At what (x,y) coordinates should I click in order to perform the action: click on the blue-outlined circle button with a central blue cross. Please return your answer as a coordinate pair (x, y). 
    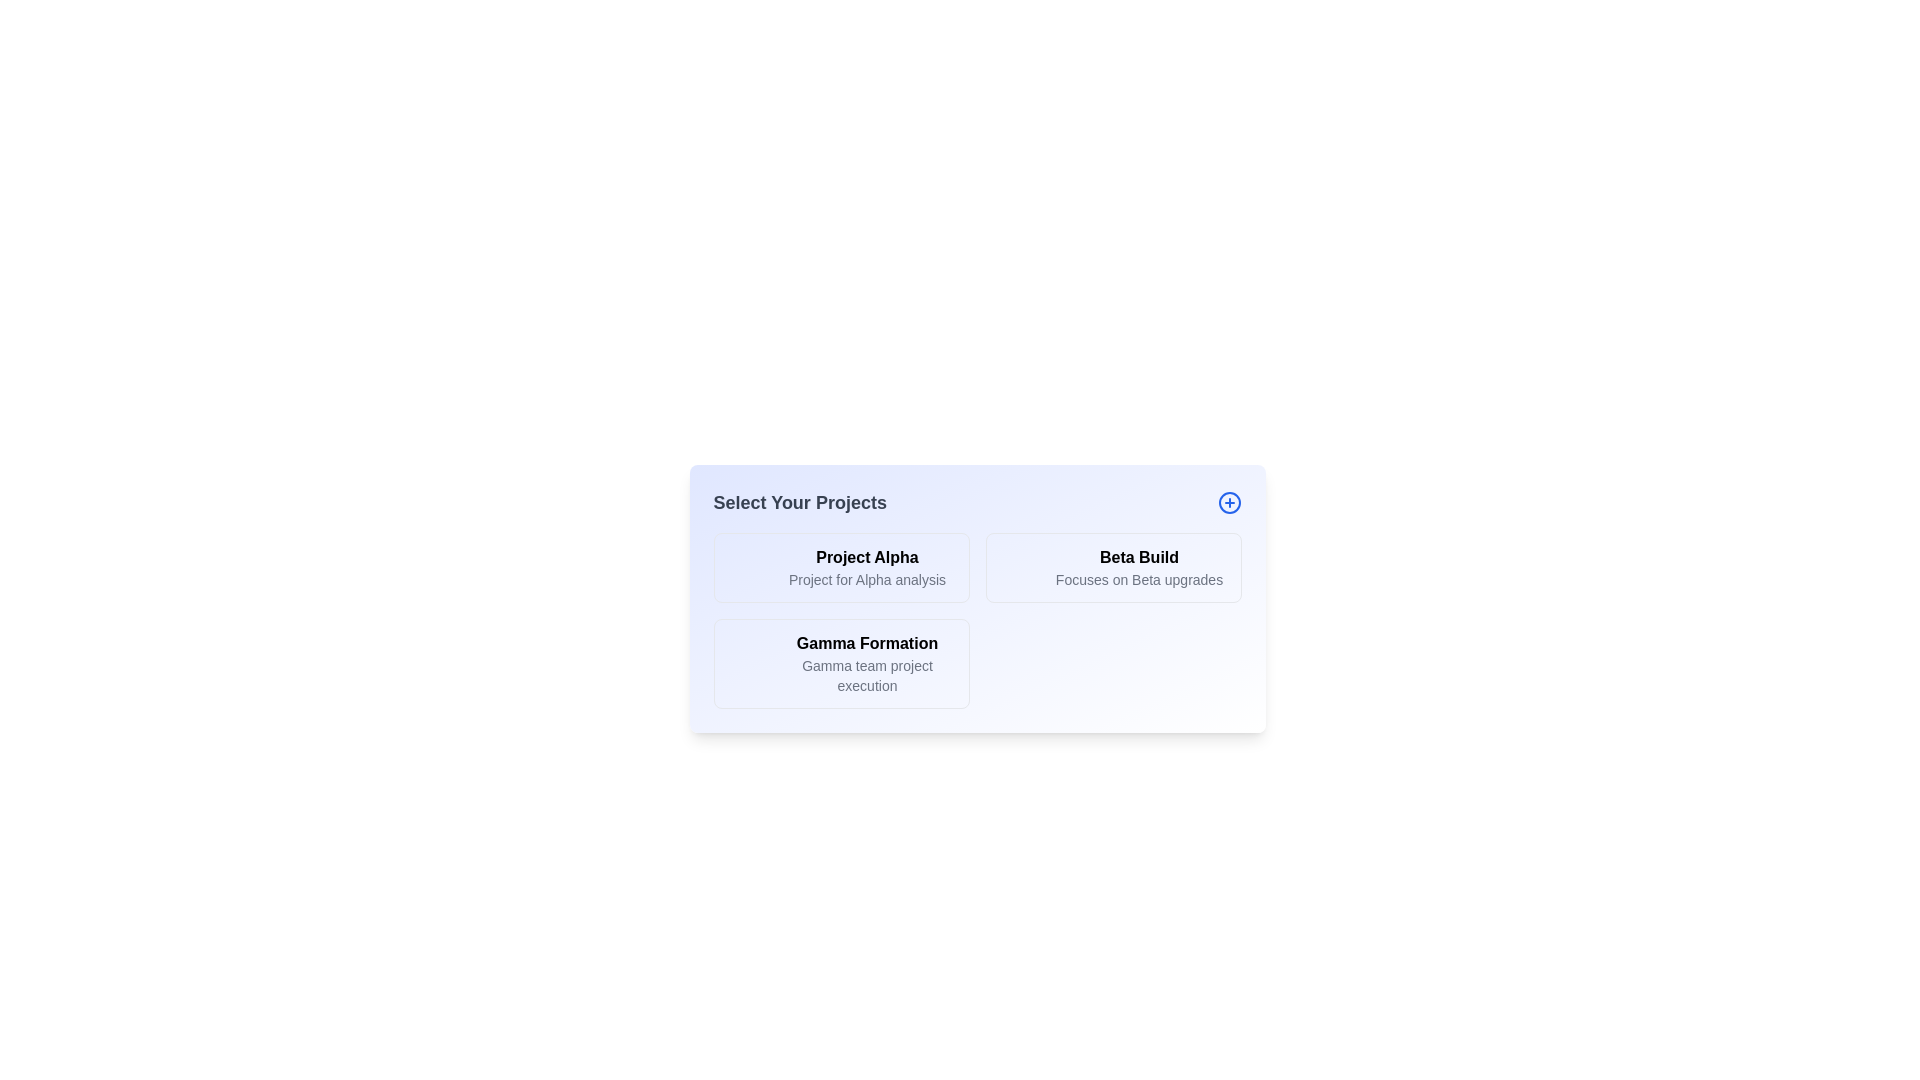
    Looking at the image, I should click on (1228, 501).